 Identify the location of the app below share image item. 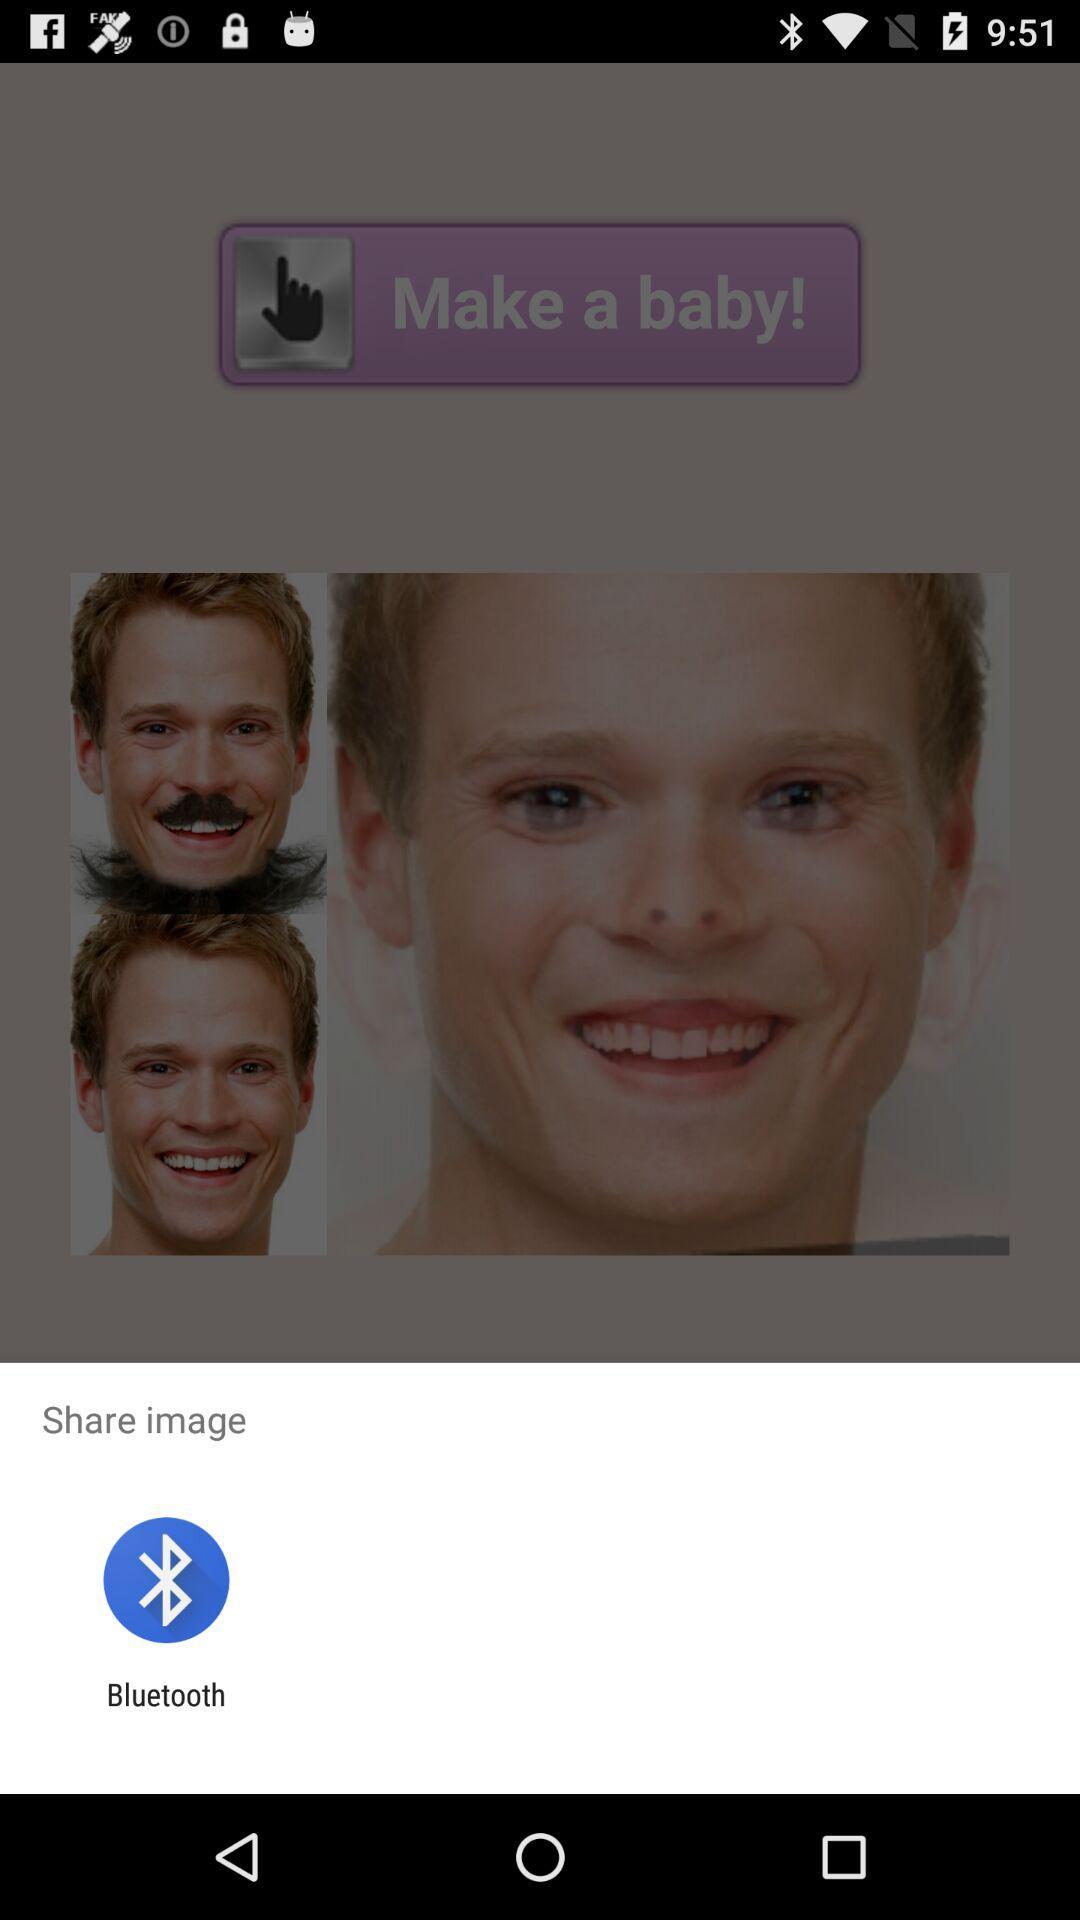
(165, 1579).